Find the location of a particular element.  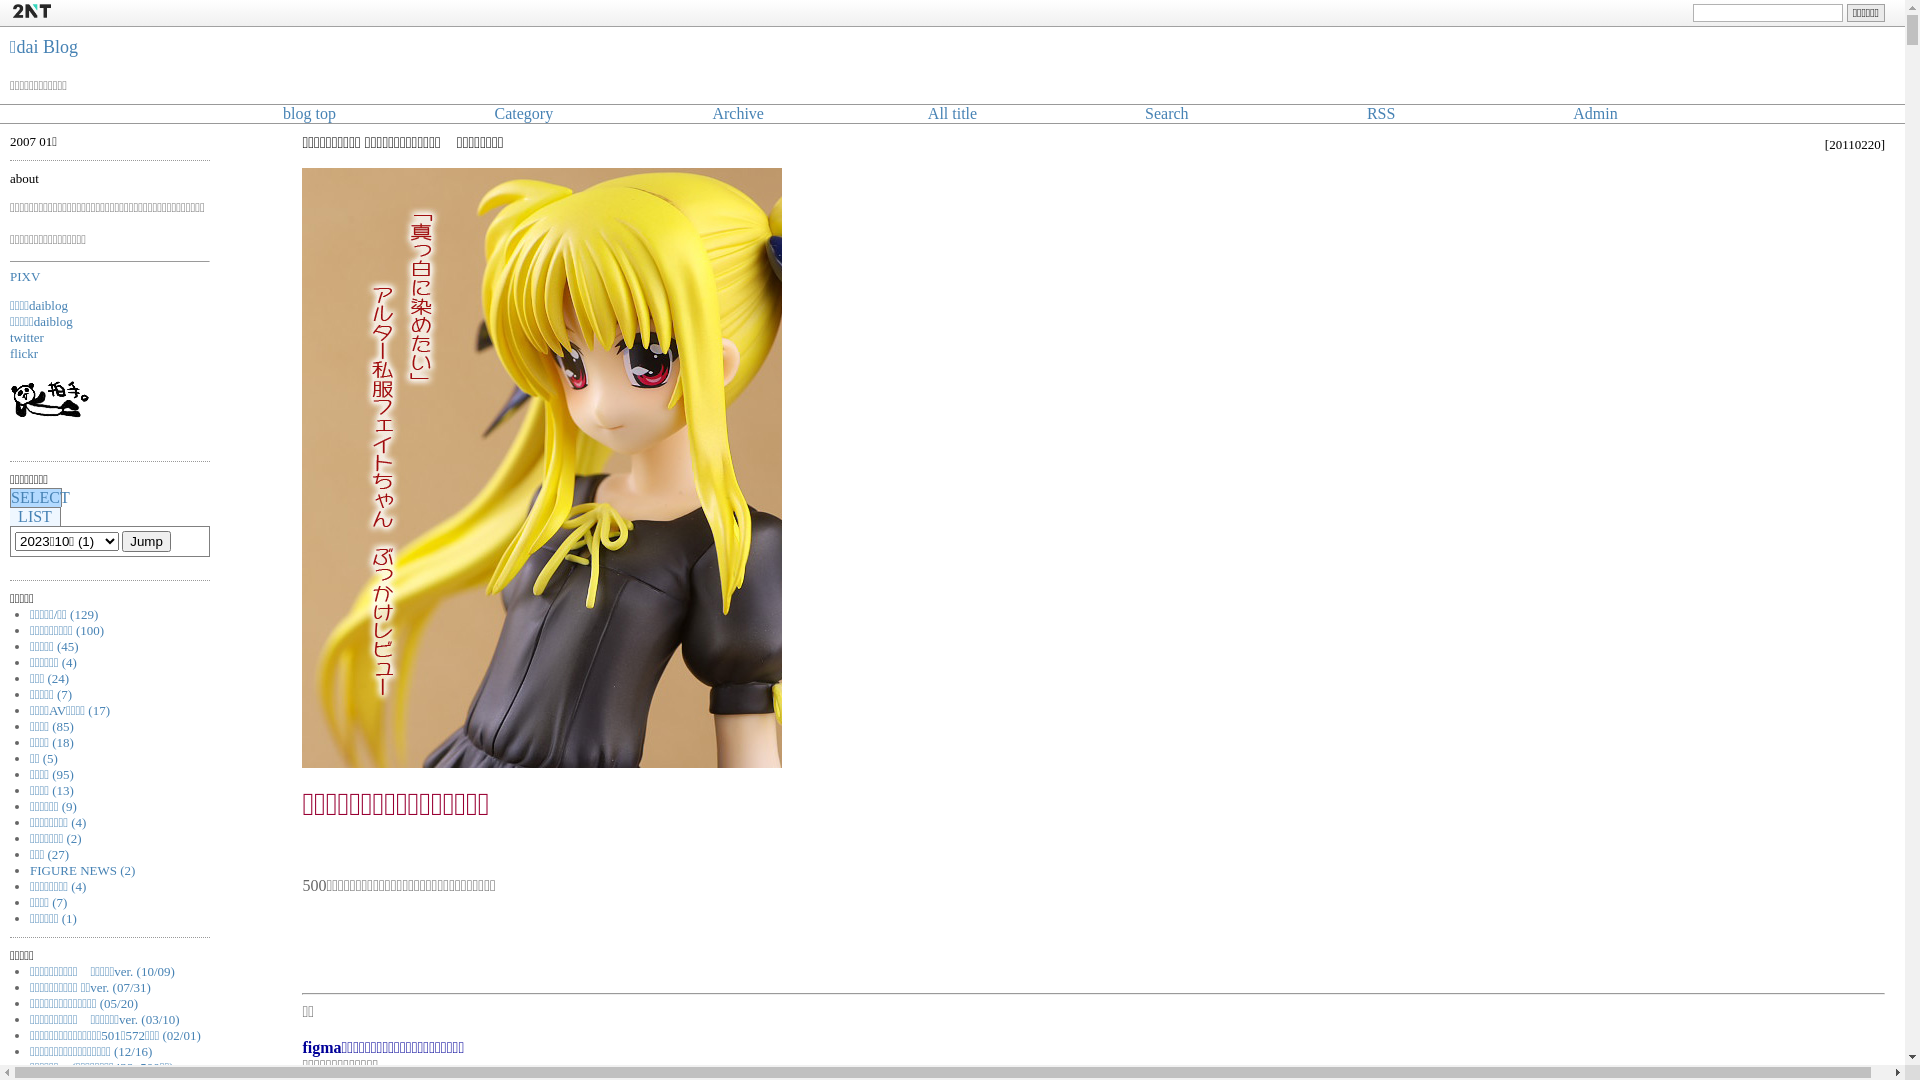

'PIXV' is located at coordinates (24, 275).